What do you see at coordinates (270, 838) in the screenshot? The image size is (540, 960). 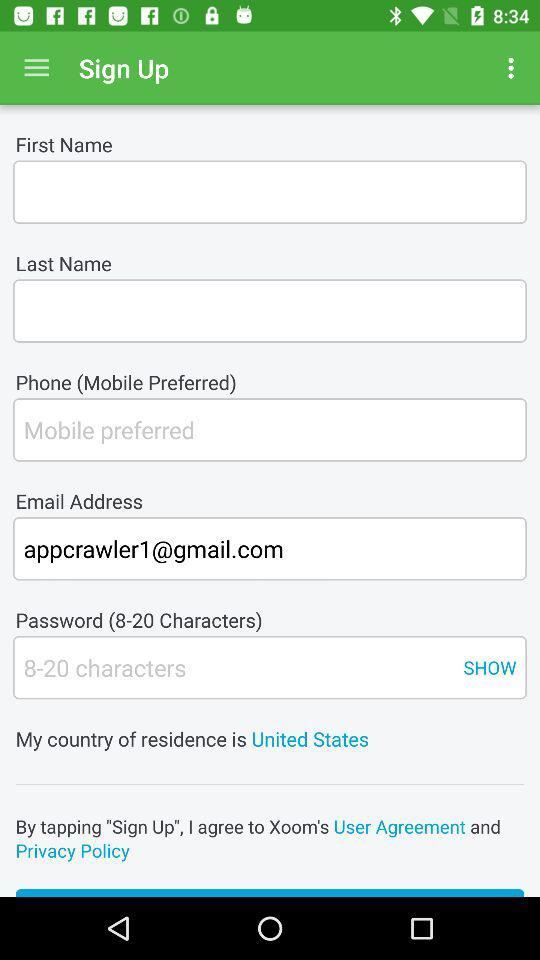 I see `the text which indicates privacy and policy` at bounding box center [270, 838].